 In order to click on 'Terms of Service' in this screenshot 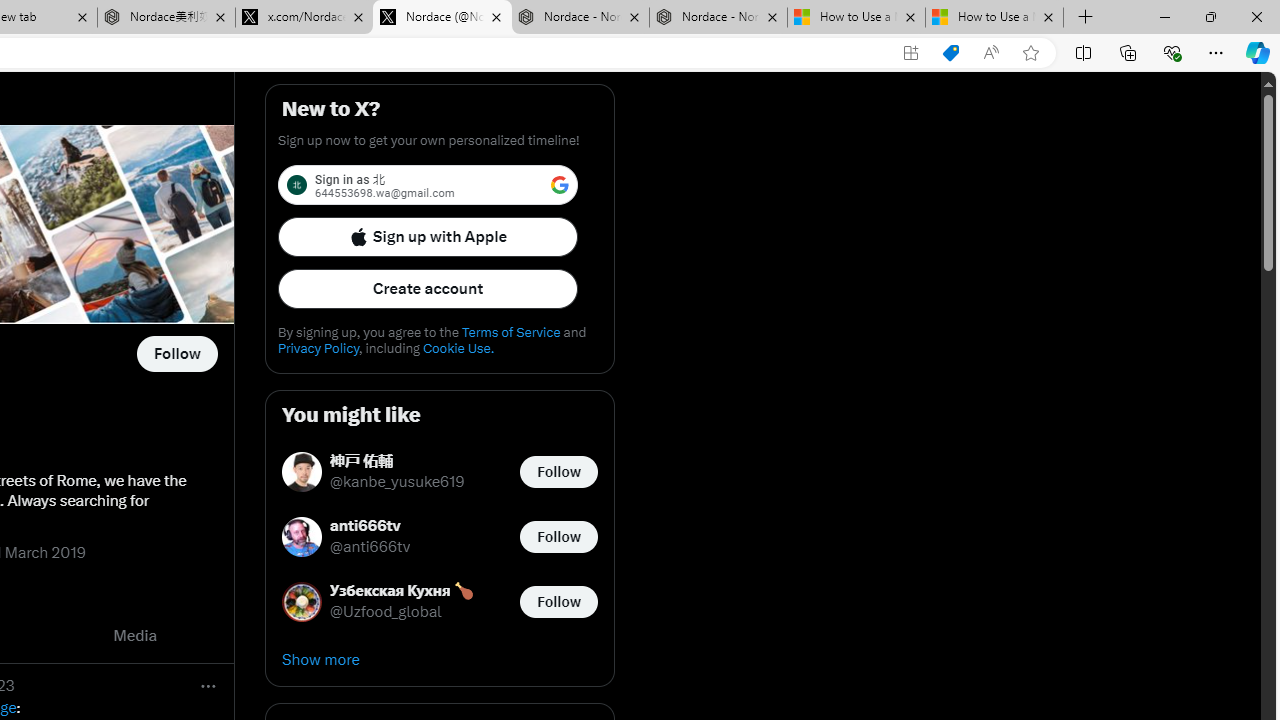, I will do `click(510, 331)`.